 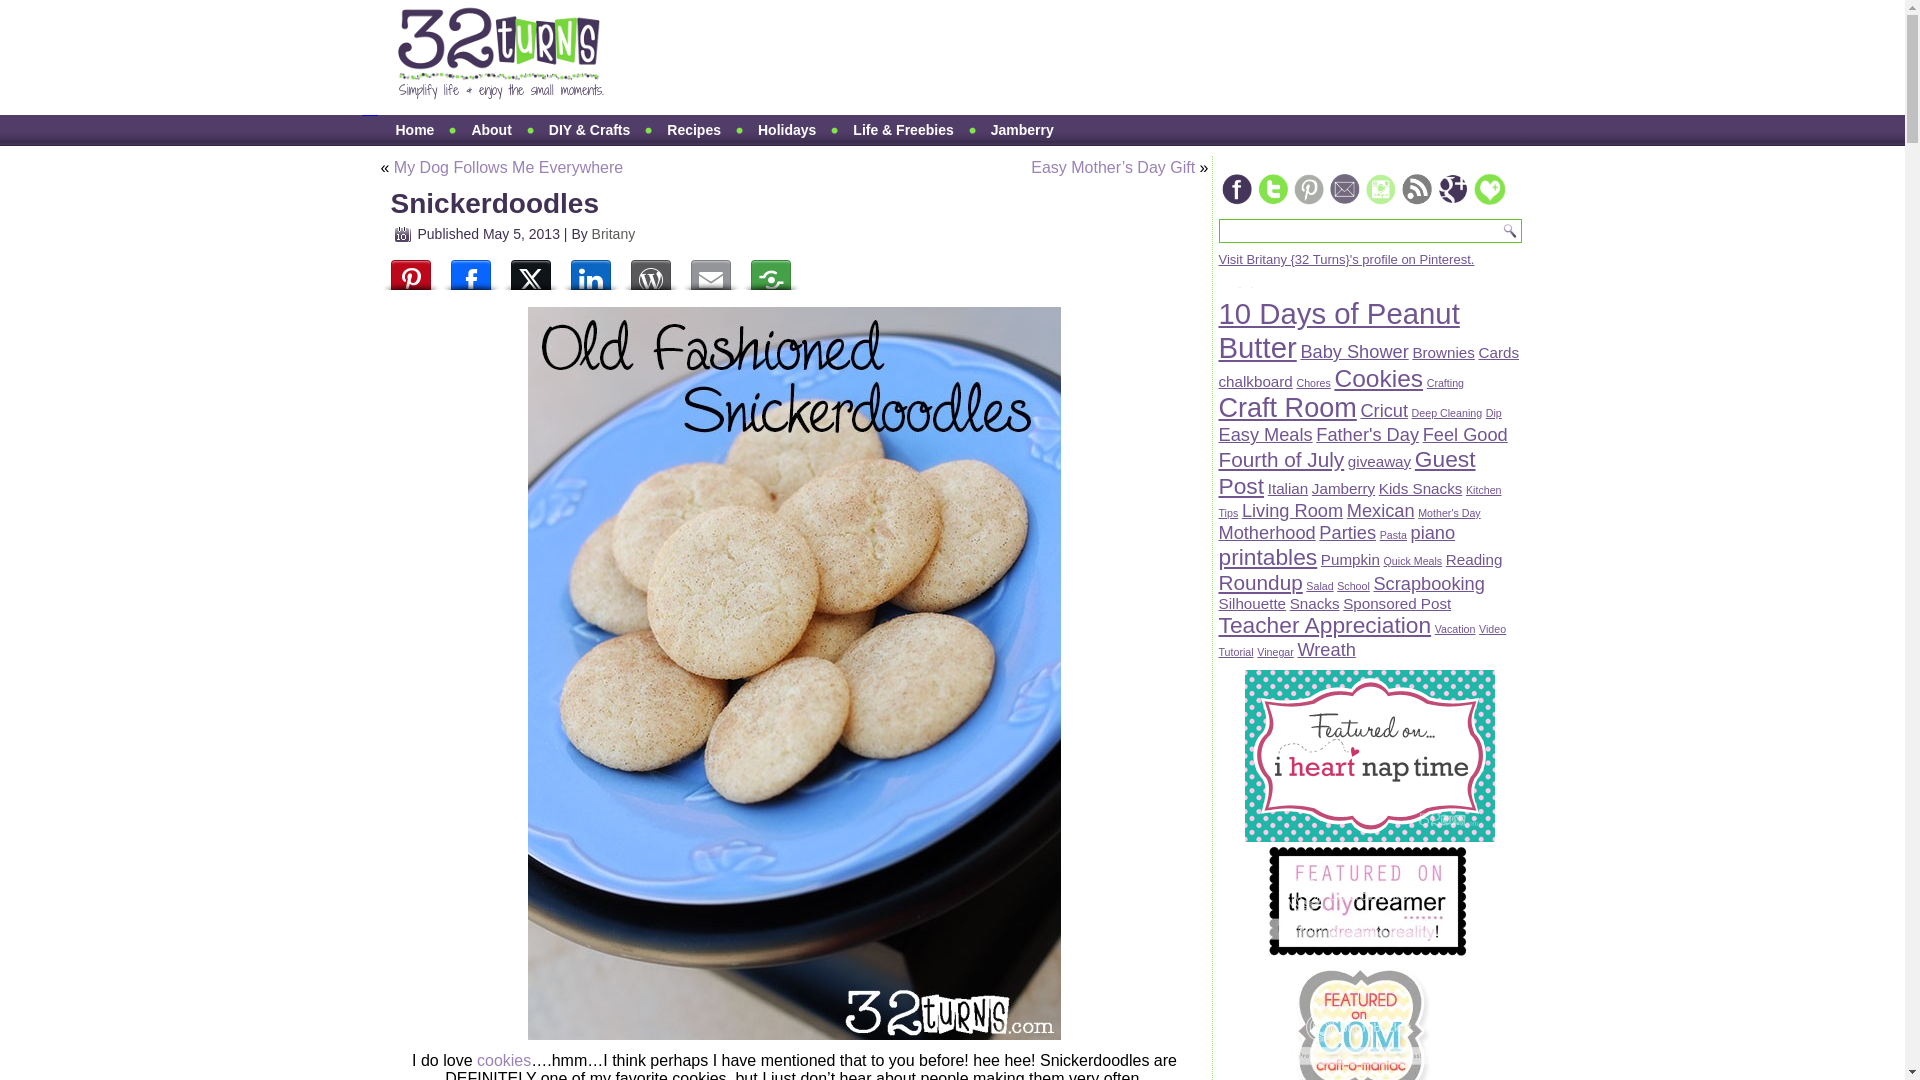 What do you see at coordinates (1445, 559) in the screenshot?
I see `'Reading'` at bounding box center [1445, 559].